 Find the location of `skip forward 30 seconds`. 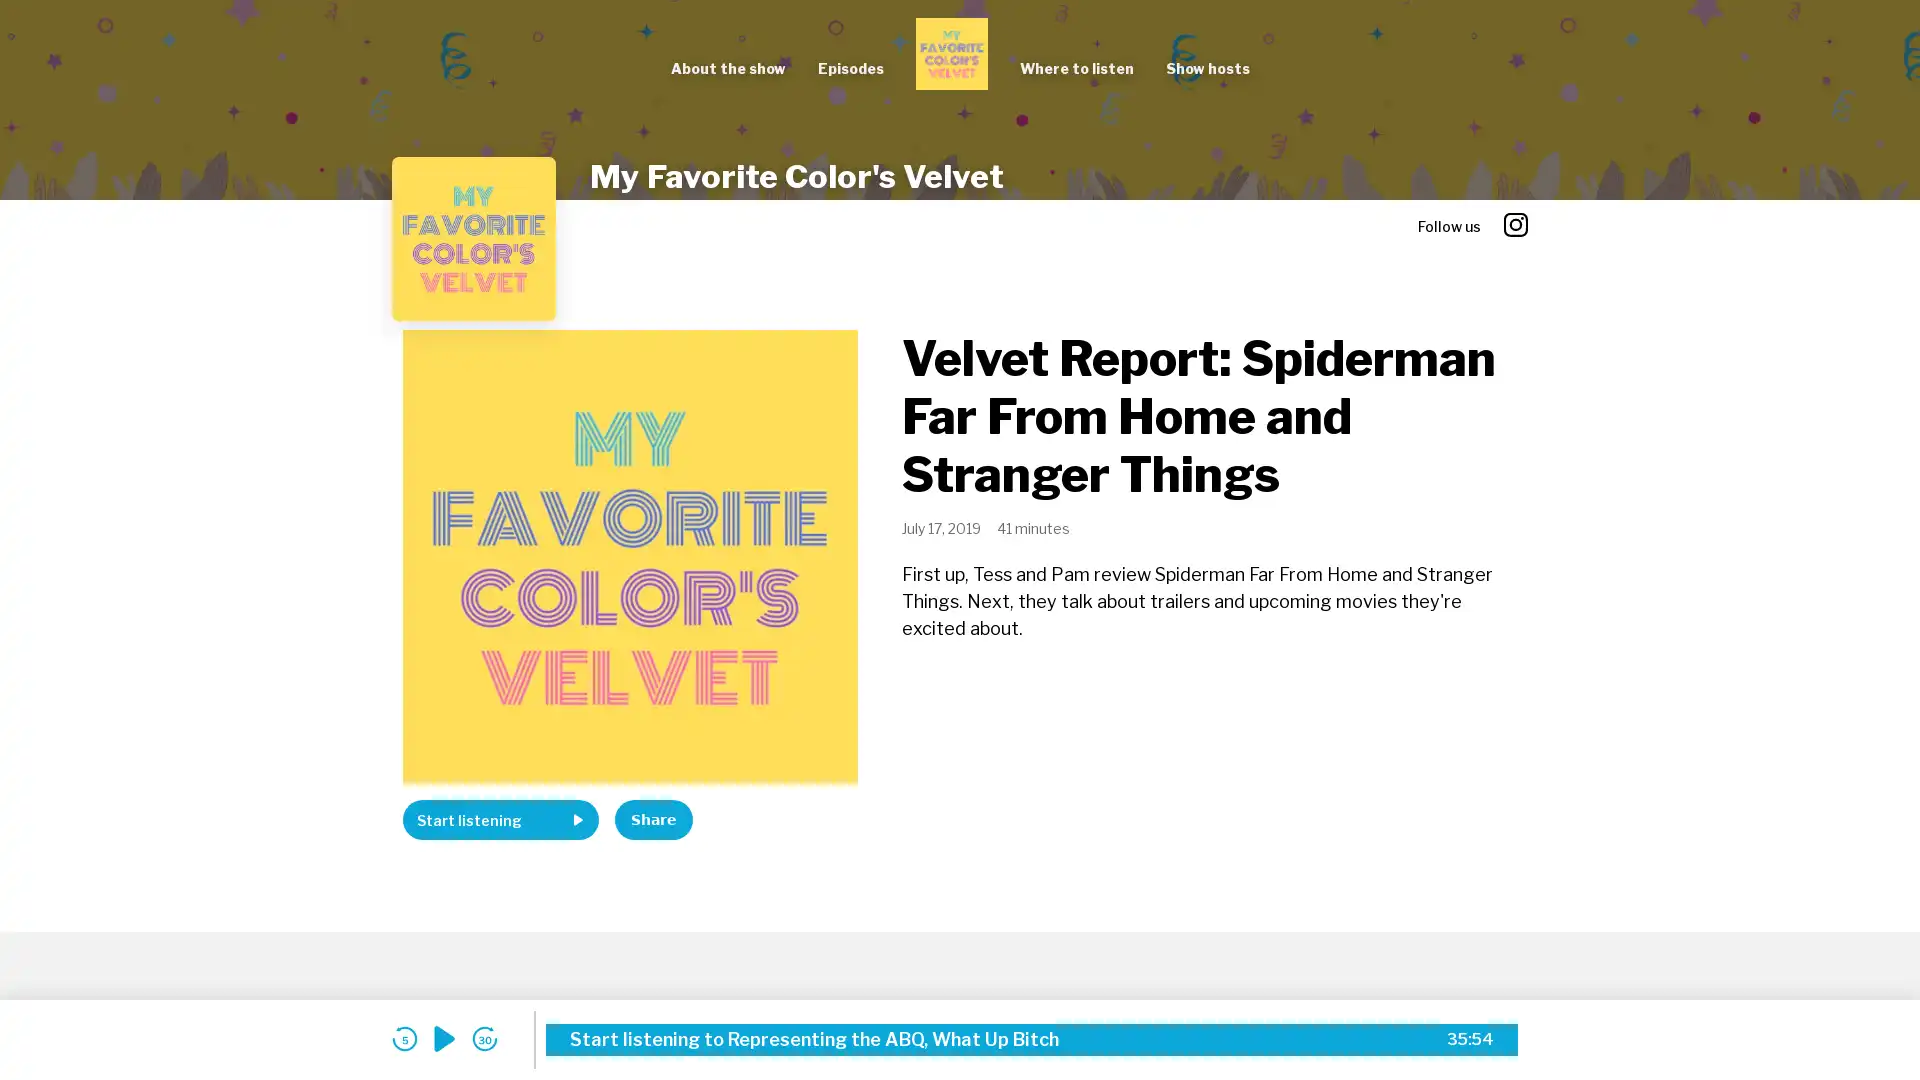

skip forward 30 seconds is located at coordinates (484, 1038).